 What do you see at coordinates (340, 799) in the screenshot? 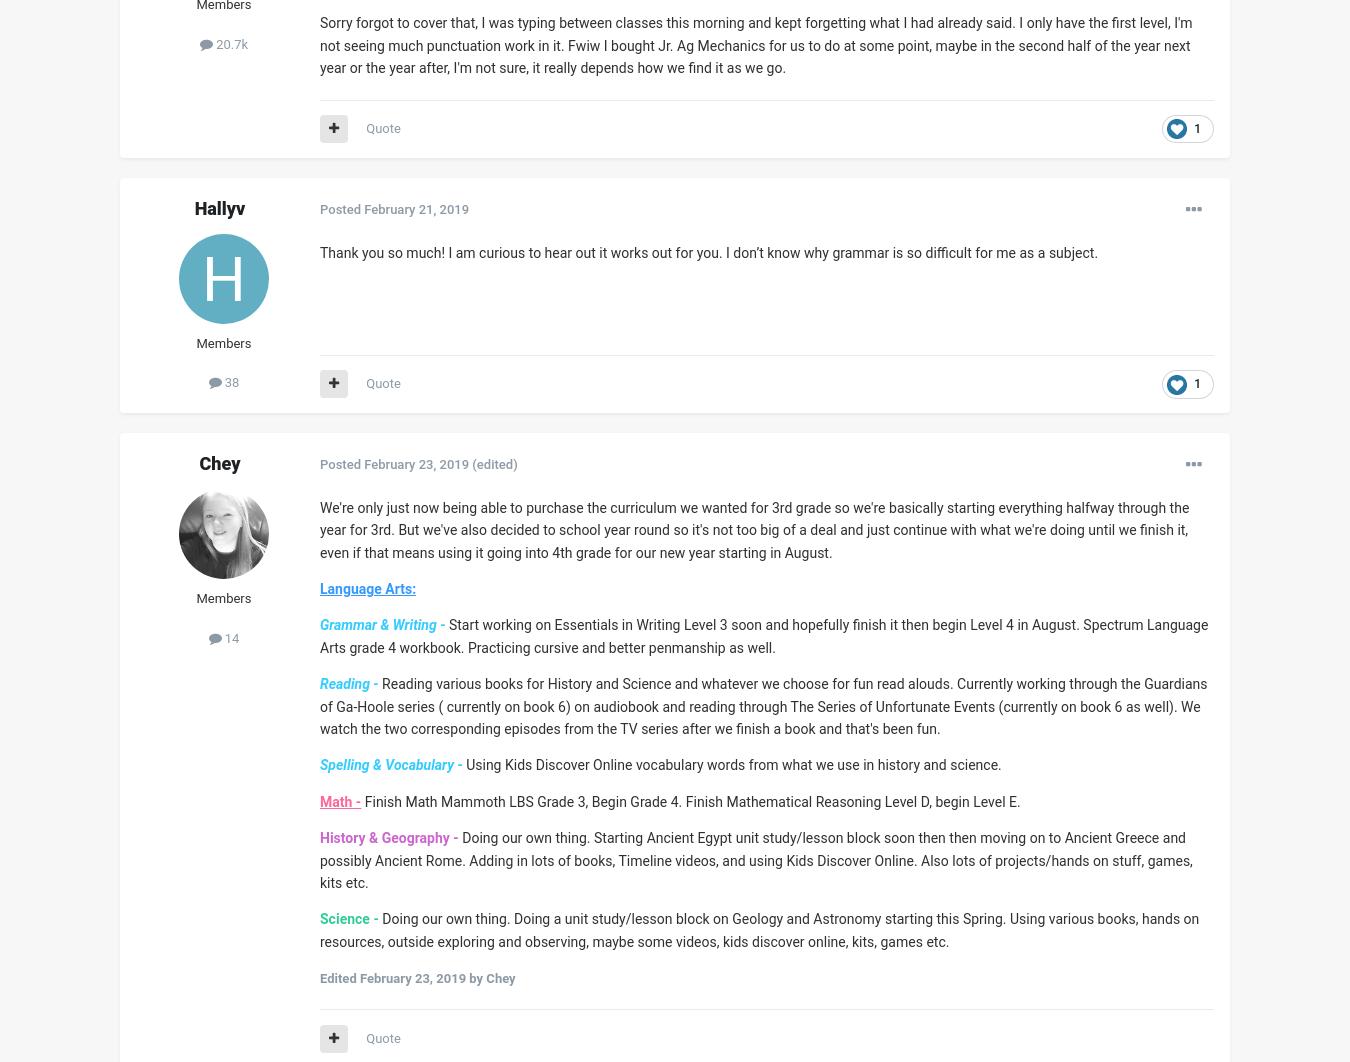
I see `'Math -'` at bounding box center [340, 799].